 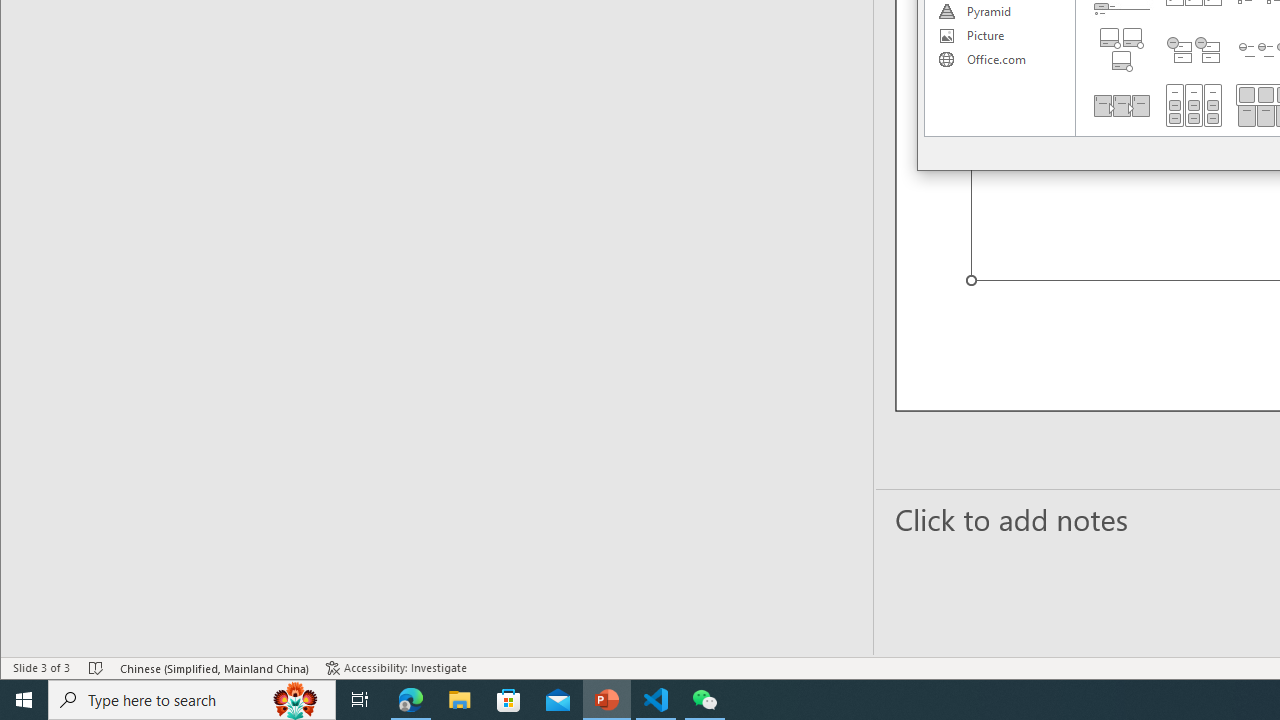 What do you see at coordinates (359, 698) in the screenshot?
I see `'Task View'` at bounding box center [359, 698].